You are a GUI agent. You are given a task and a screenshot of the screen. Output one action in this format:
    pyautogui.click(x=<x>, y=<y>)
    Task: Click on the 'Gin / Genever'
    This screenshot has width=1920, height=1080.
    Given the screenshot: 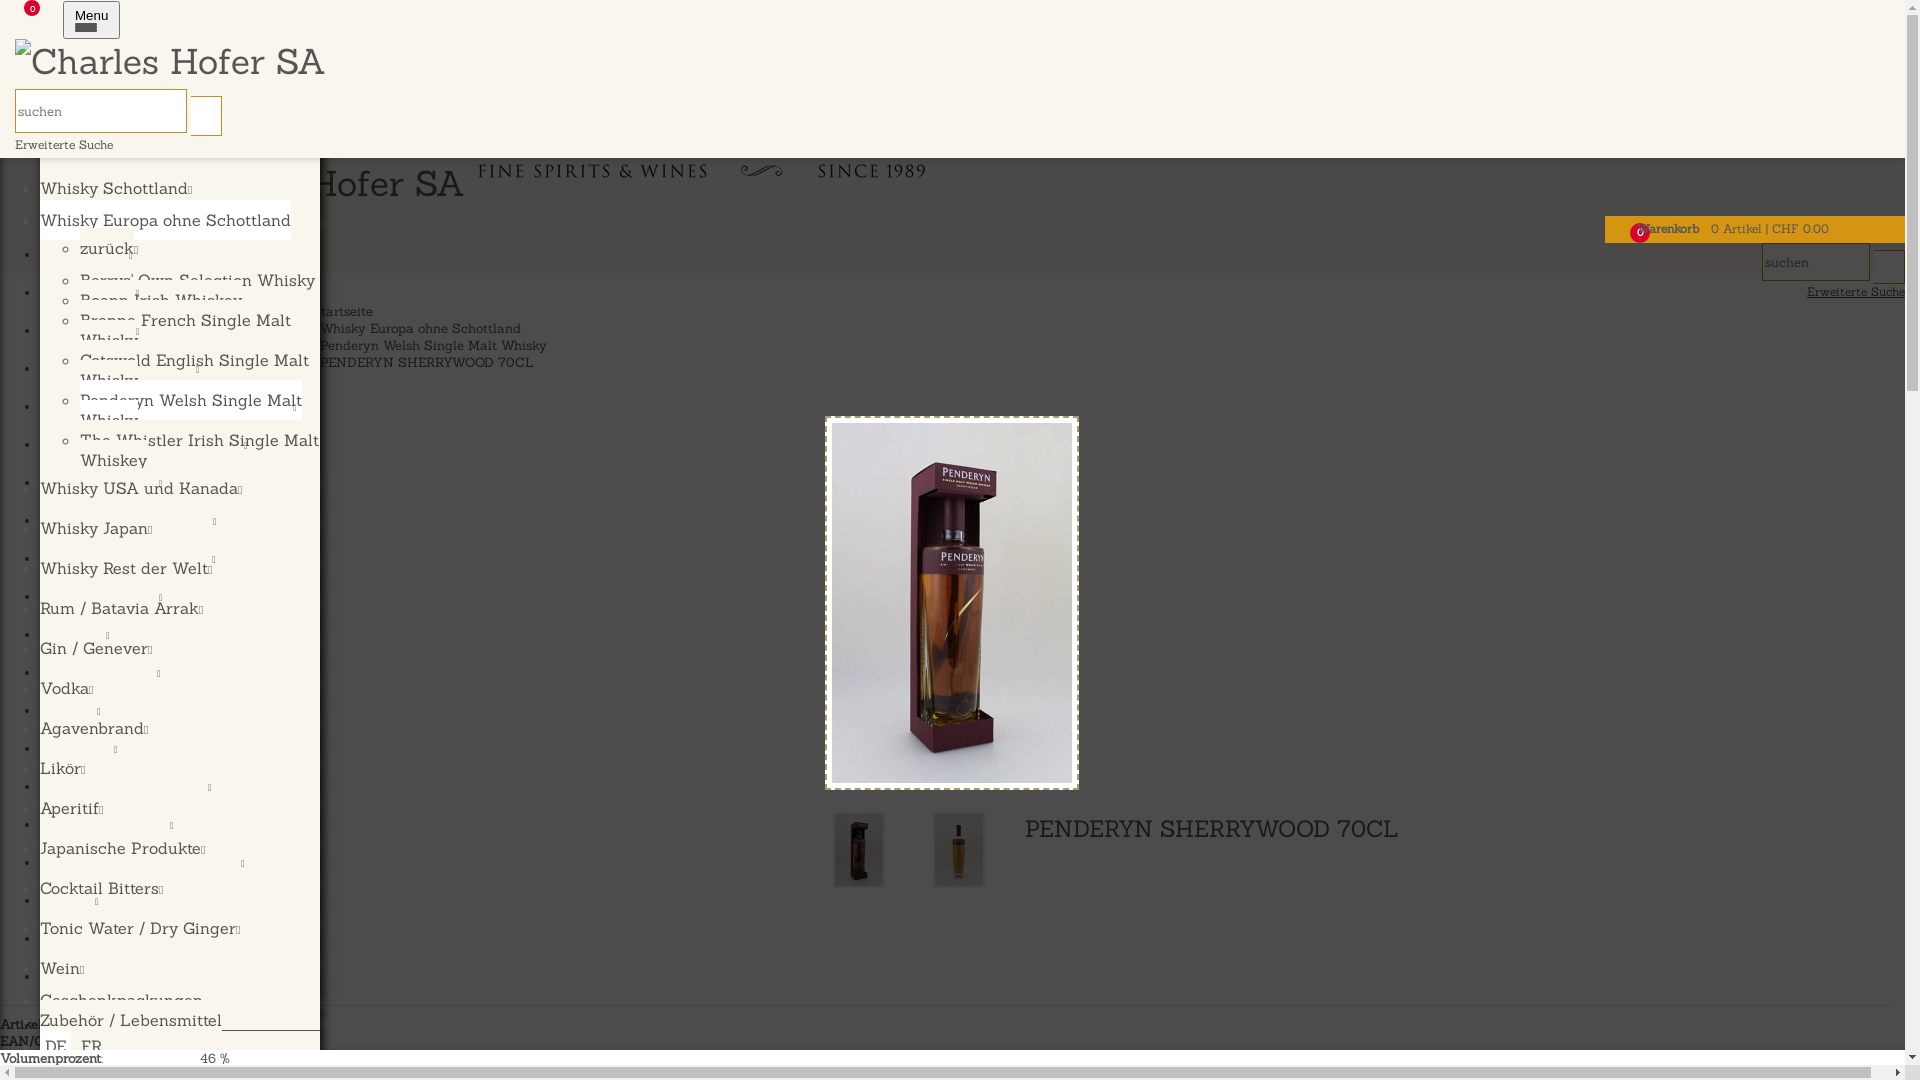 What is the action you would take?
    pyautogui.click(x=95, y=648)
    